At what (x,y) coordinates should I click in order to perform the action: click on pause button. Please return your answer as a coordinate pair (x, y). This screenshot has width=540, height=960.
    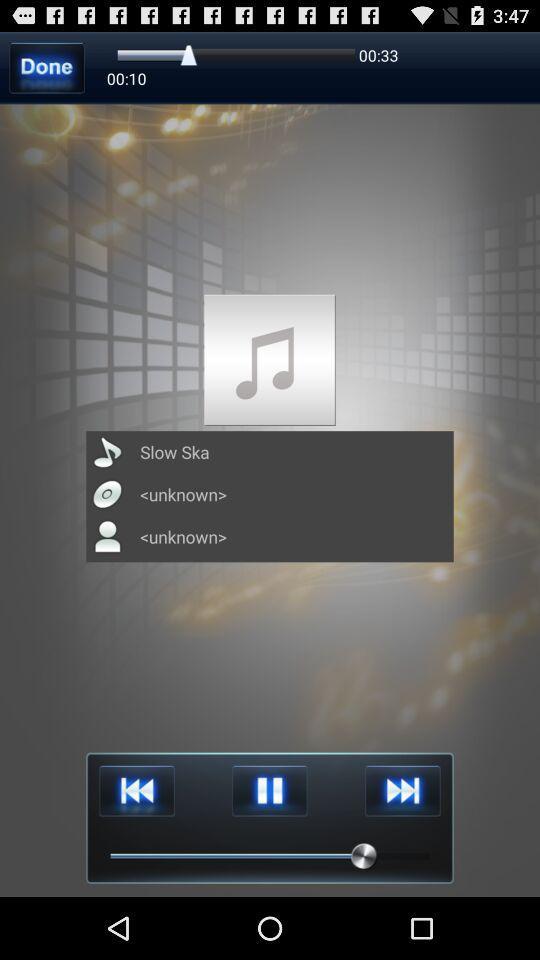
    Looking at the image, I should click on (269, 791).